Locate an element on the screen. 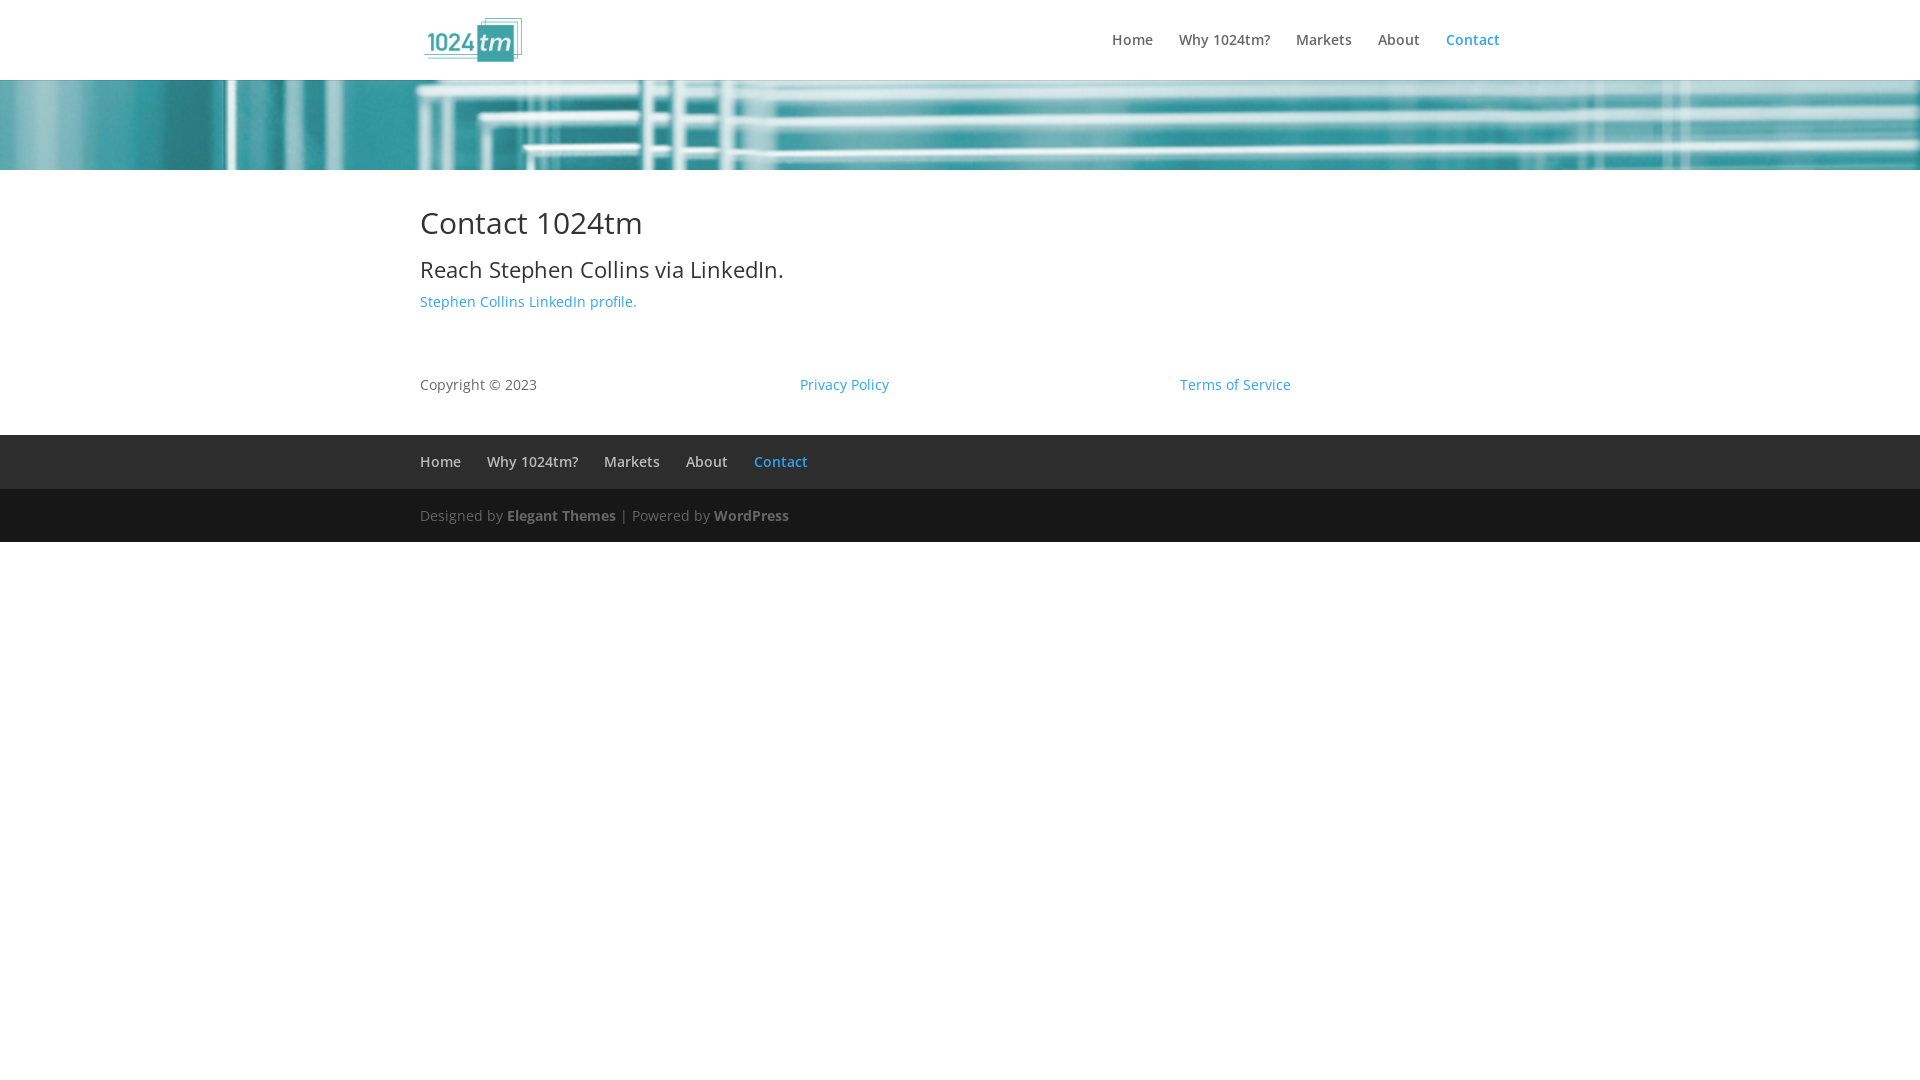 Image resolution: width=1920 pixels, height=1080 pixels. 'Privacy Policy' is located at coordinates (844, 384).